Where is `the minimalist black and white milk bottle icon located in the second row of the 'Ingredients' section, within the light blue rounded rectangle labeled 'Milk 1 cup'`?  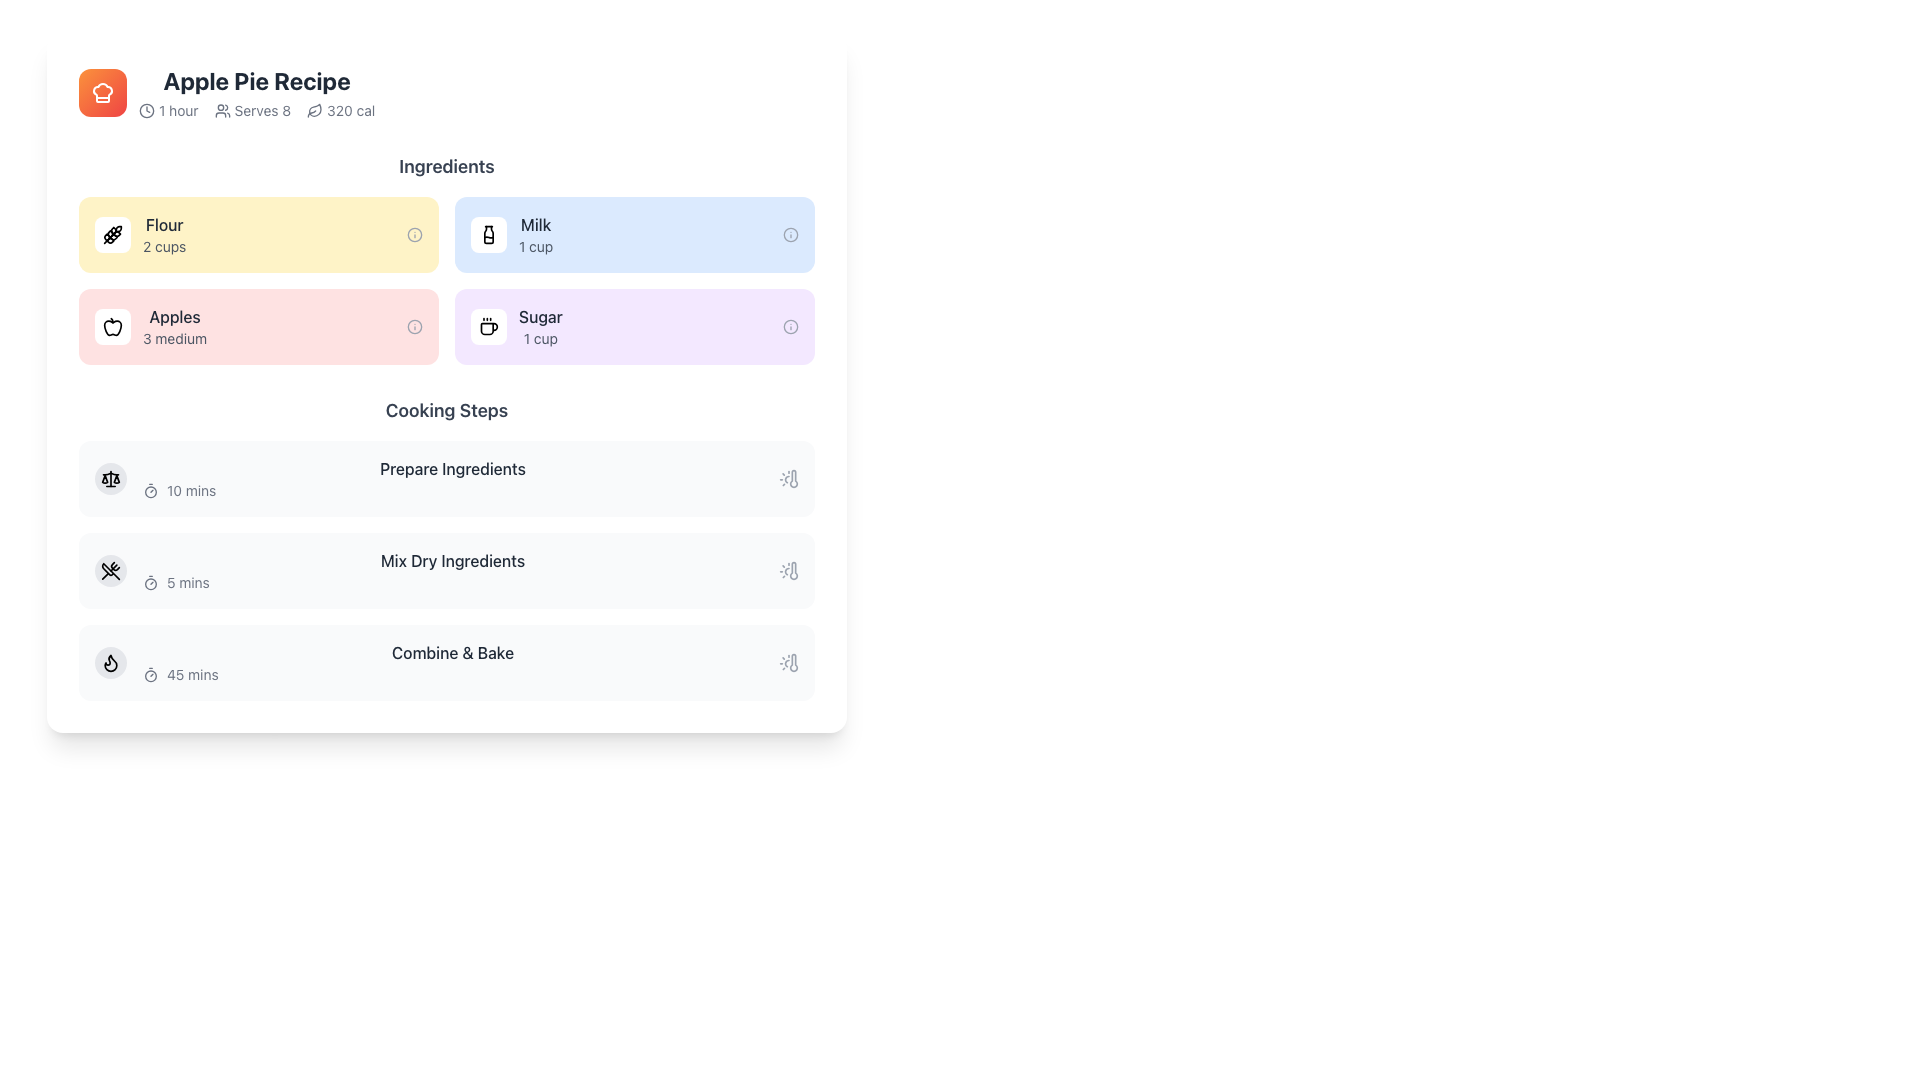 the minimalist black and white milk bottle icon located in the second row of the 'Ingredients' section, within the light blue rounded rectangle labeled 'Milk 1 cup' is located at coordinates (489, 234).